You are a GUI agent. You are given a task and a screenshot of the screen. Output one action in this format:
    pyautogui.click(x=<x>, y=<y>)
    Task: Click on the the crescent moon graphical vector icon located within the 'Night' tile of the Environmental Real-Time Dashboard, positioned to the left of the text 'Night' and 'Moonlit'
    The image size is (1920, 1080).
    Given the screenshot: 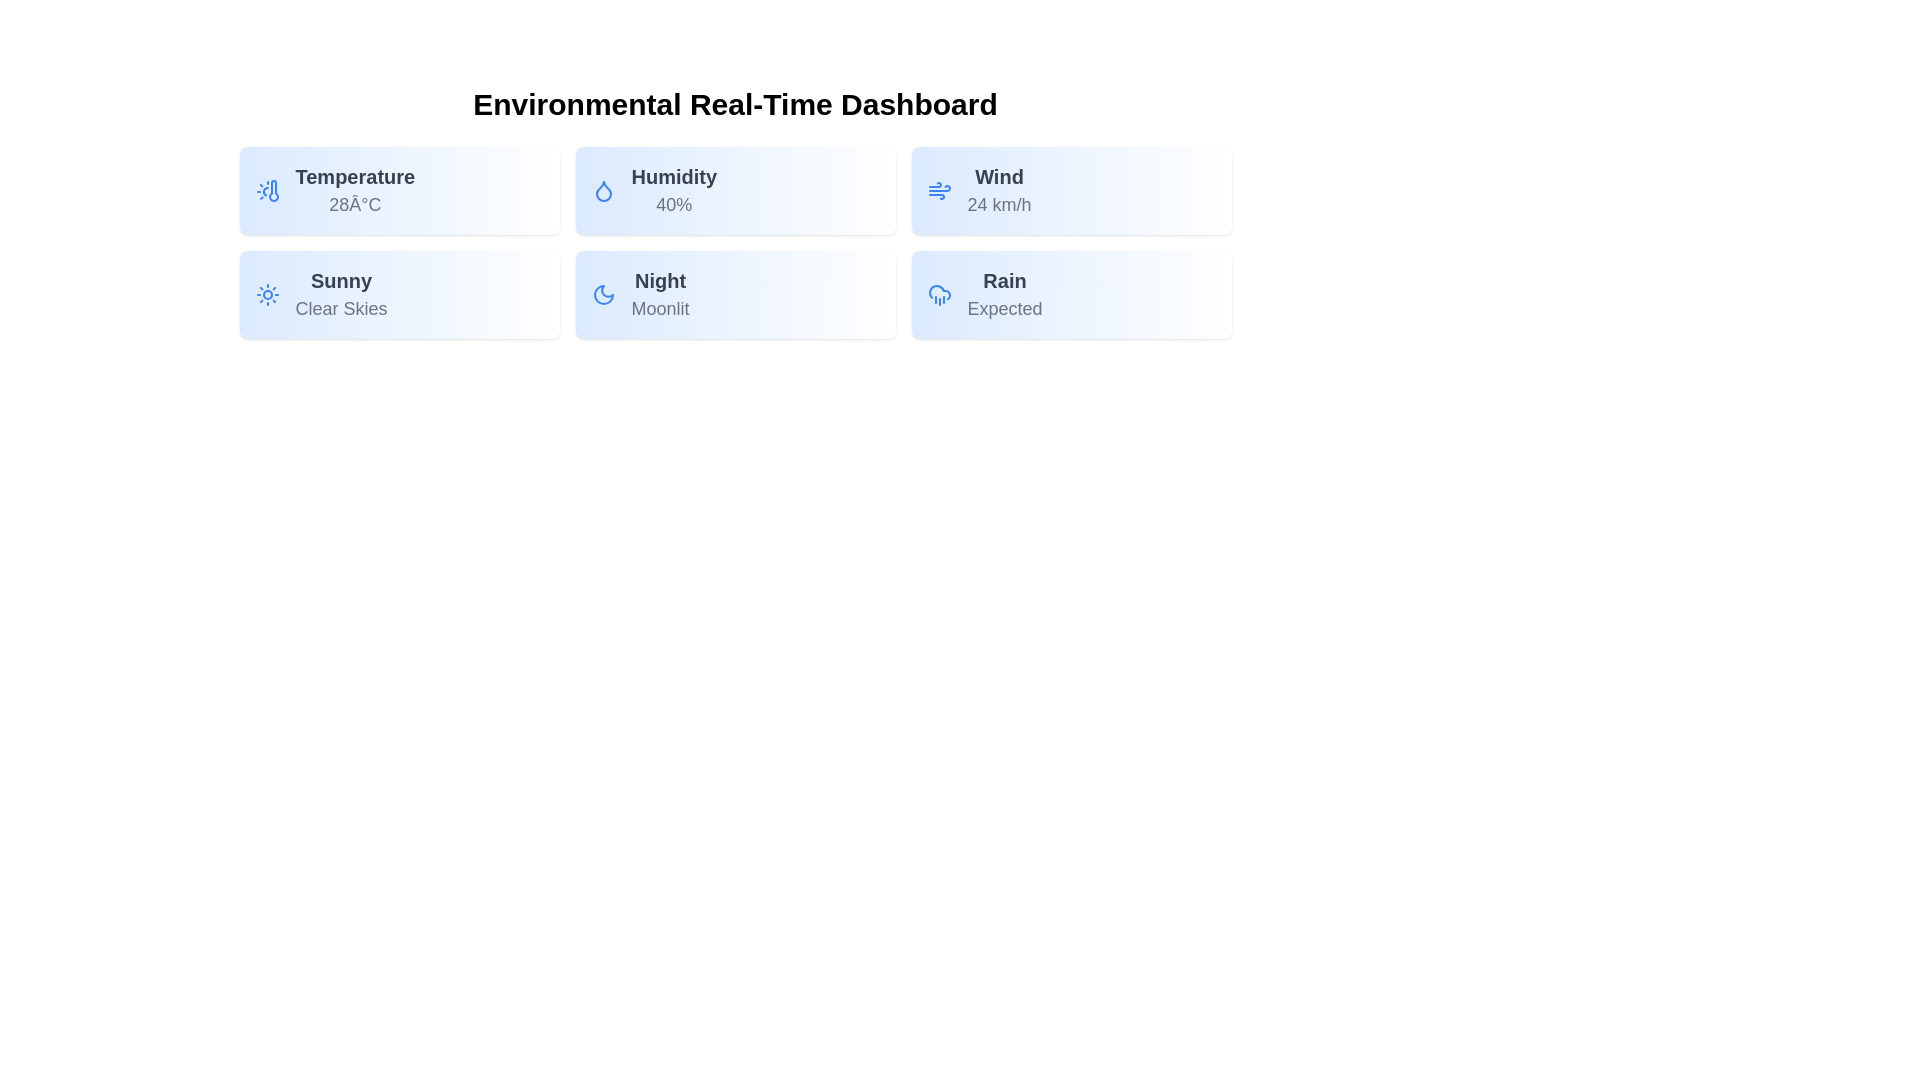 What is the action you would take?
    pyautogui.click(x=602, y=294)
    